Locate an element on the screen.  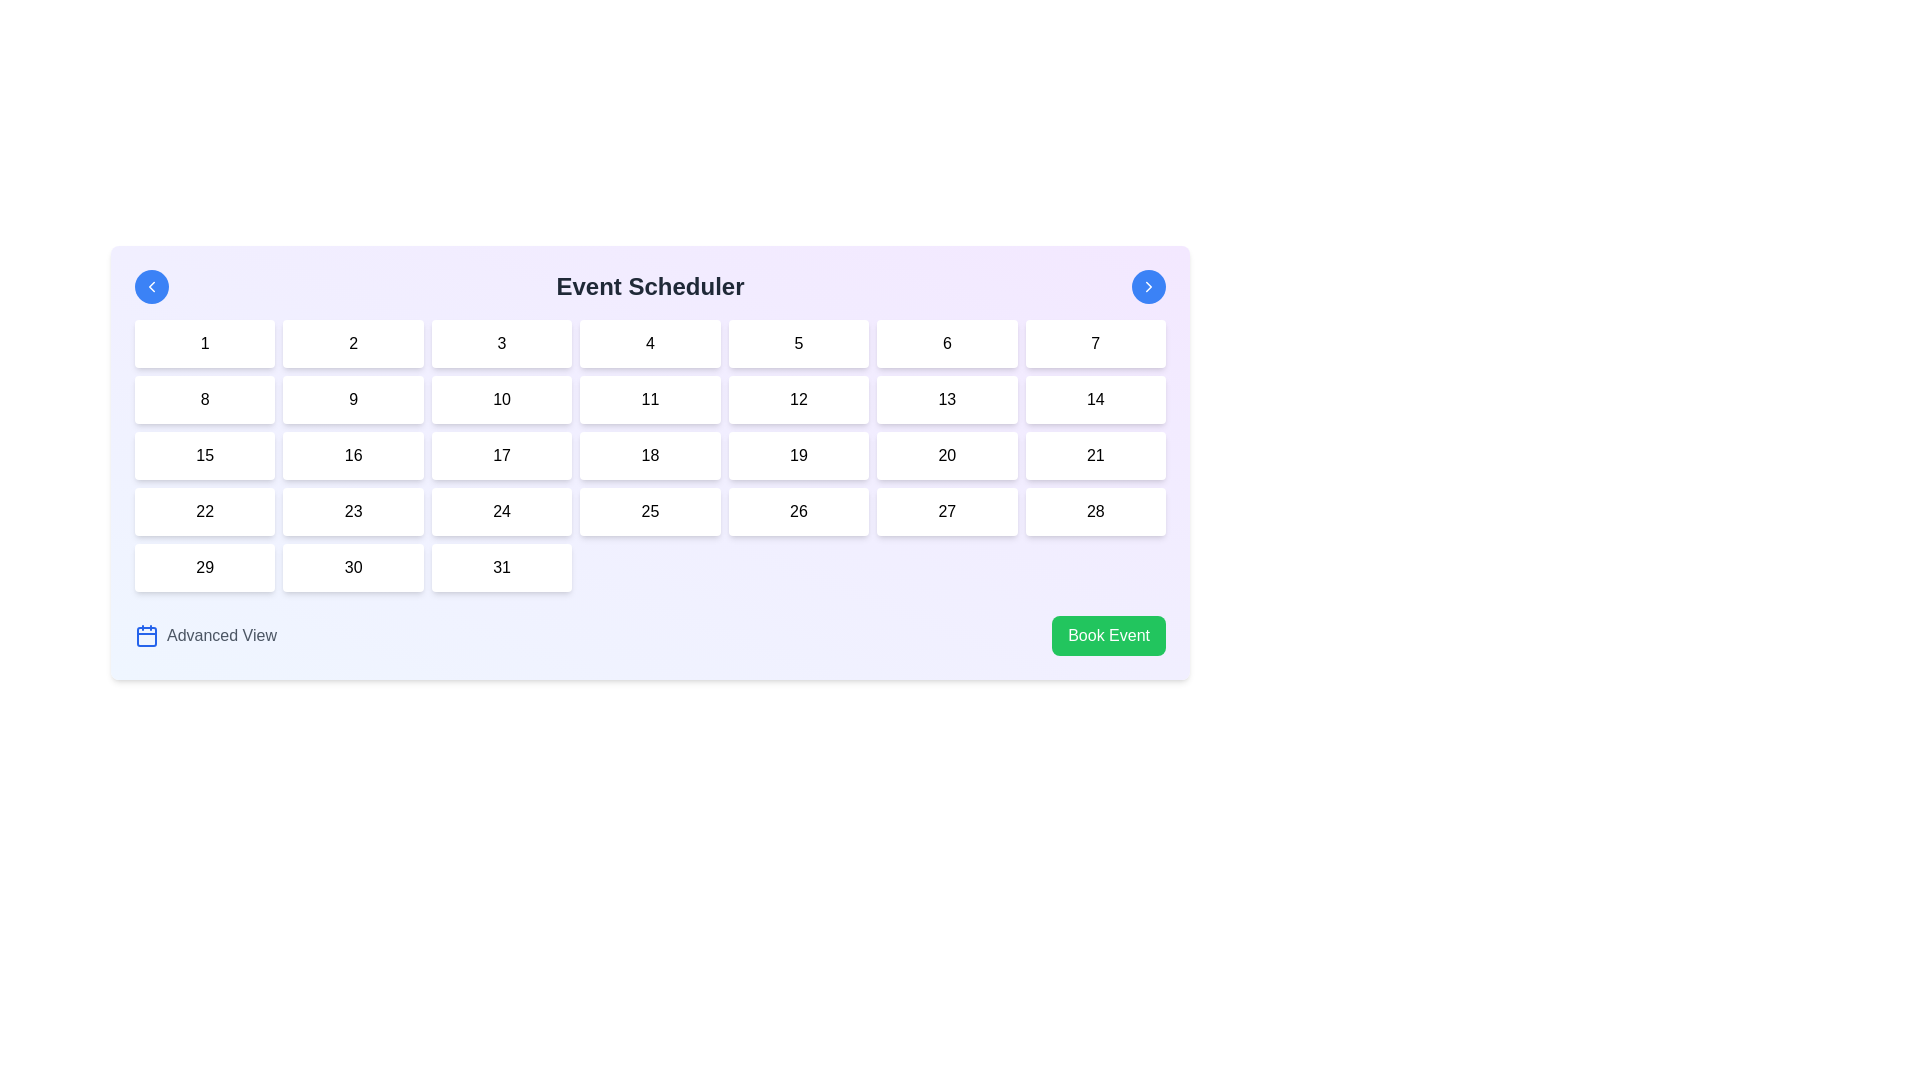
the square button with a white background and the text '28' in bold black font, located in the last row and seventh column of the grid under the 'Event Scheduler' title is located at coordinates (1094, 511).